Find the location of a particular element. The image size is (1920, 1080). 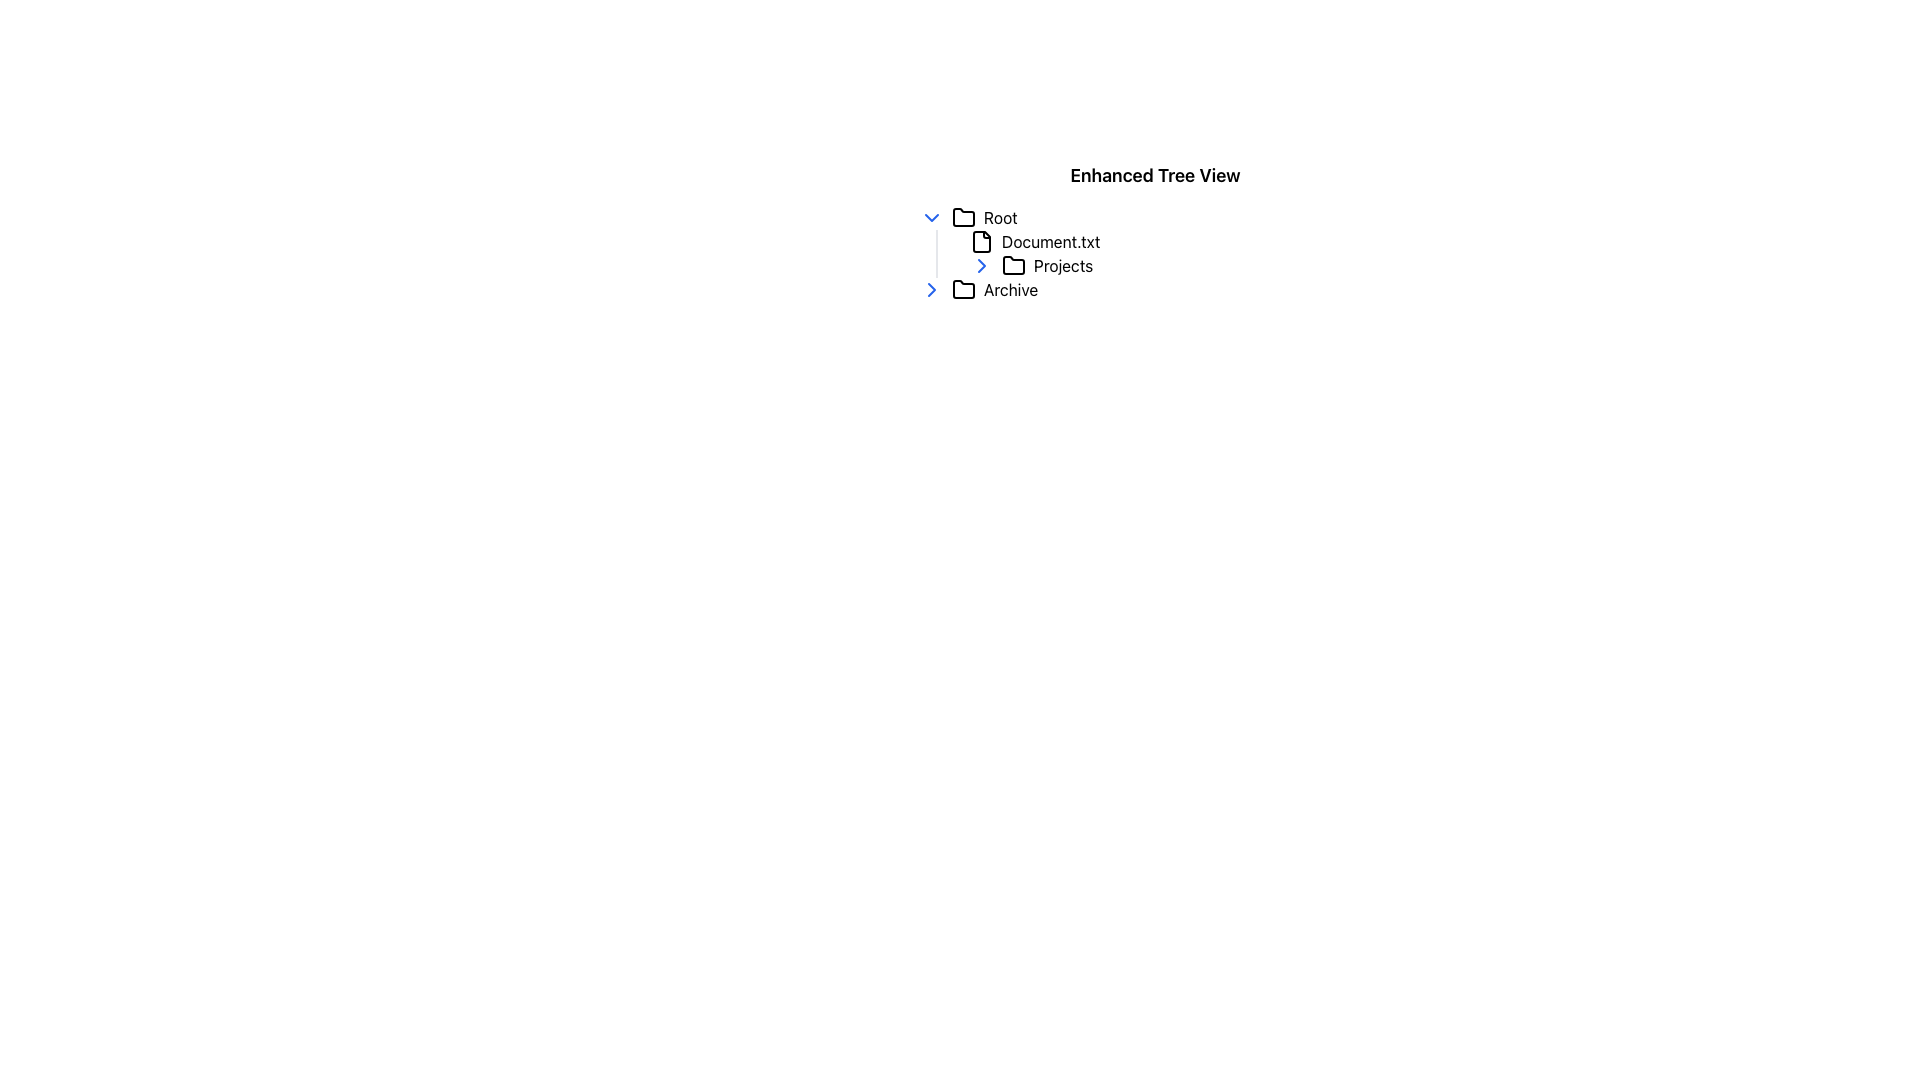

the static text label displaying 'Document.txt' is located at coordinates (1050, 241).